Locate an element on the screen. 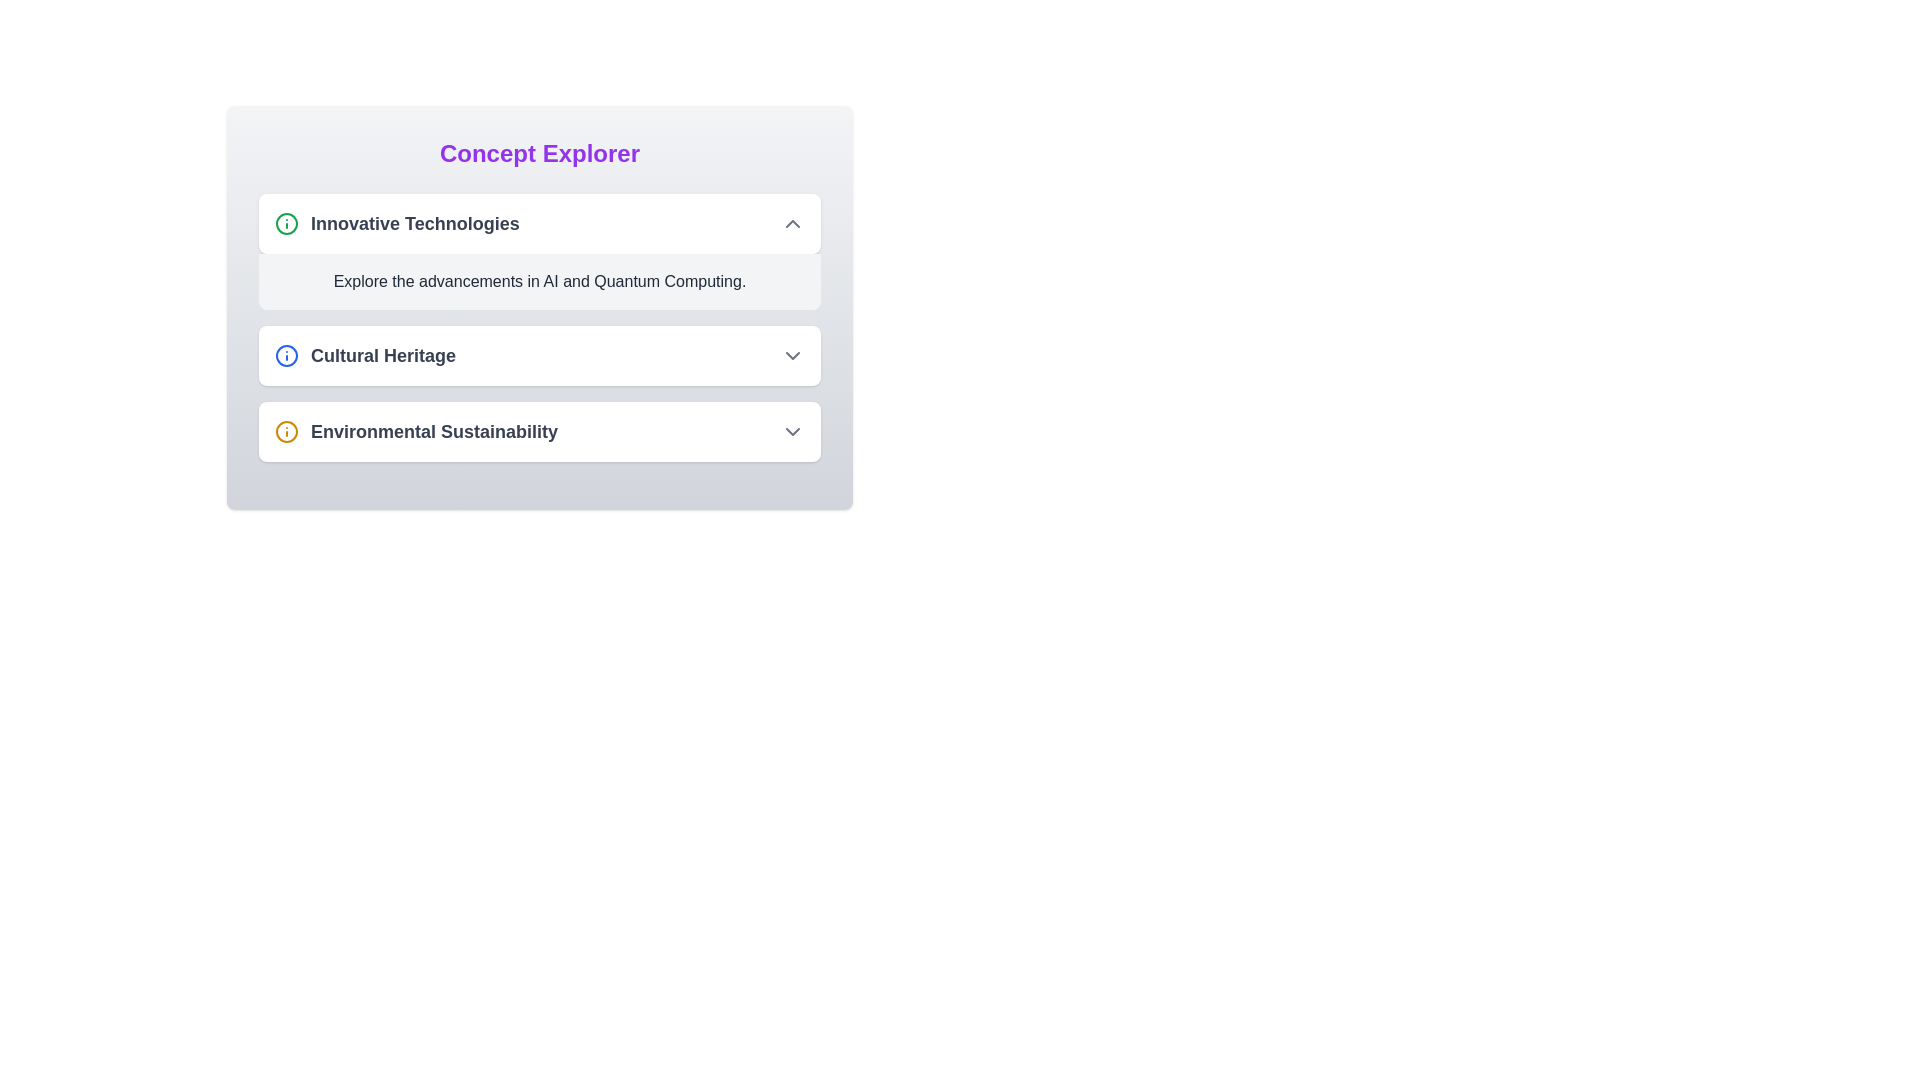 The width and height of the screenshot is (1920, 1080). the Chevron icon located to the right of 'Innovative Technologies' in the 'Concept Explorer' panel is located at coordinates (791, 223).